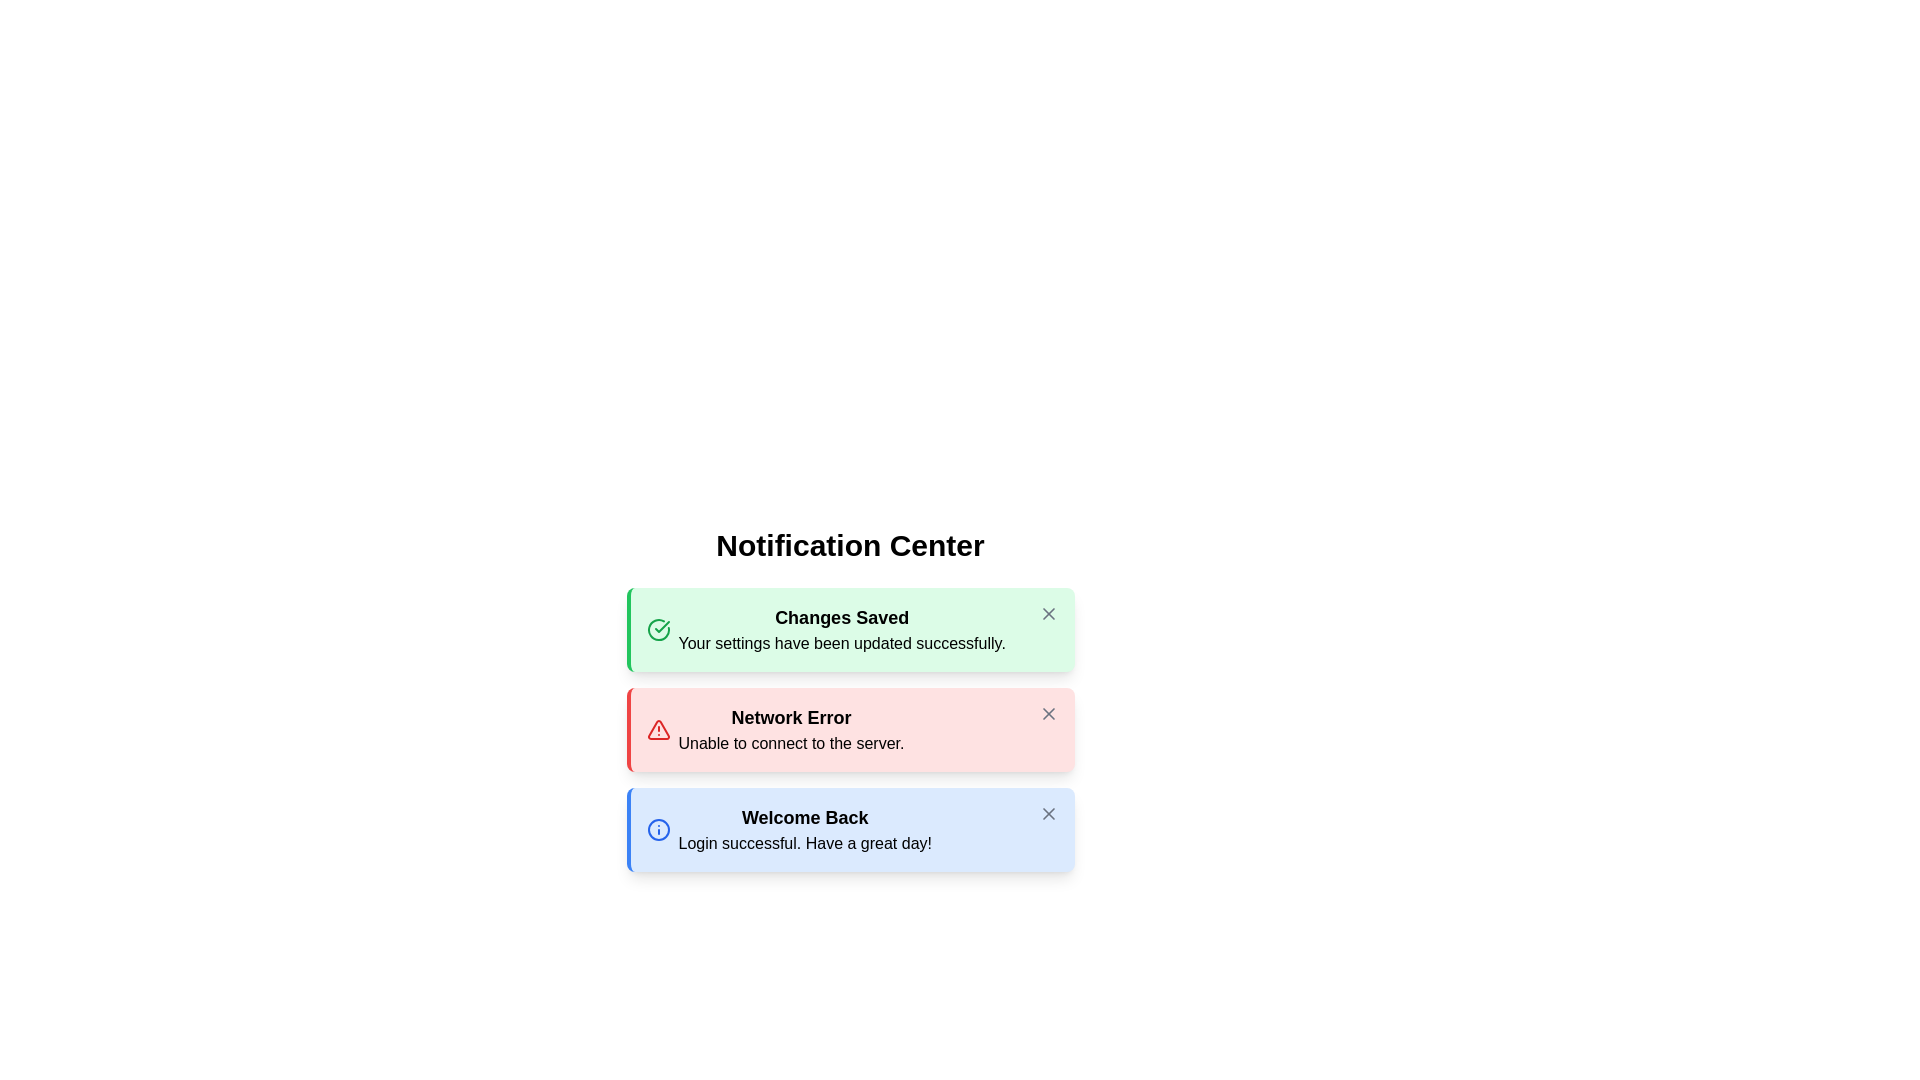  Describe the element at coordinates (1047, 612) in the screenshot. I see `the 'X' icon button located in the upper-right corner of the green notification card labeled 'Changes Saved'` at that location.